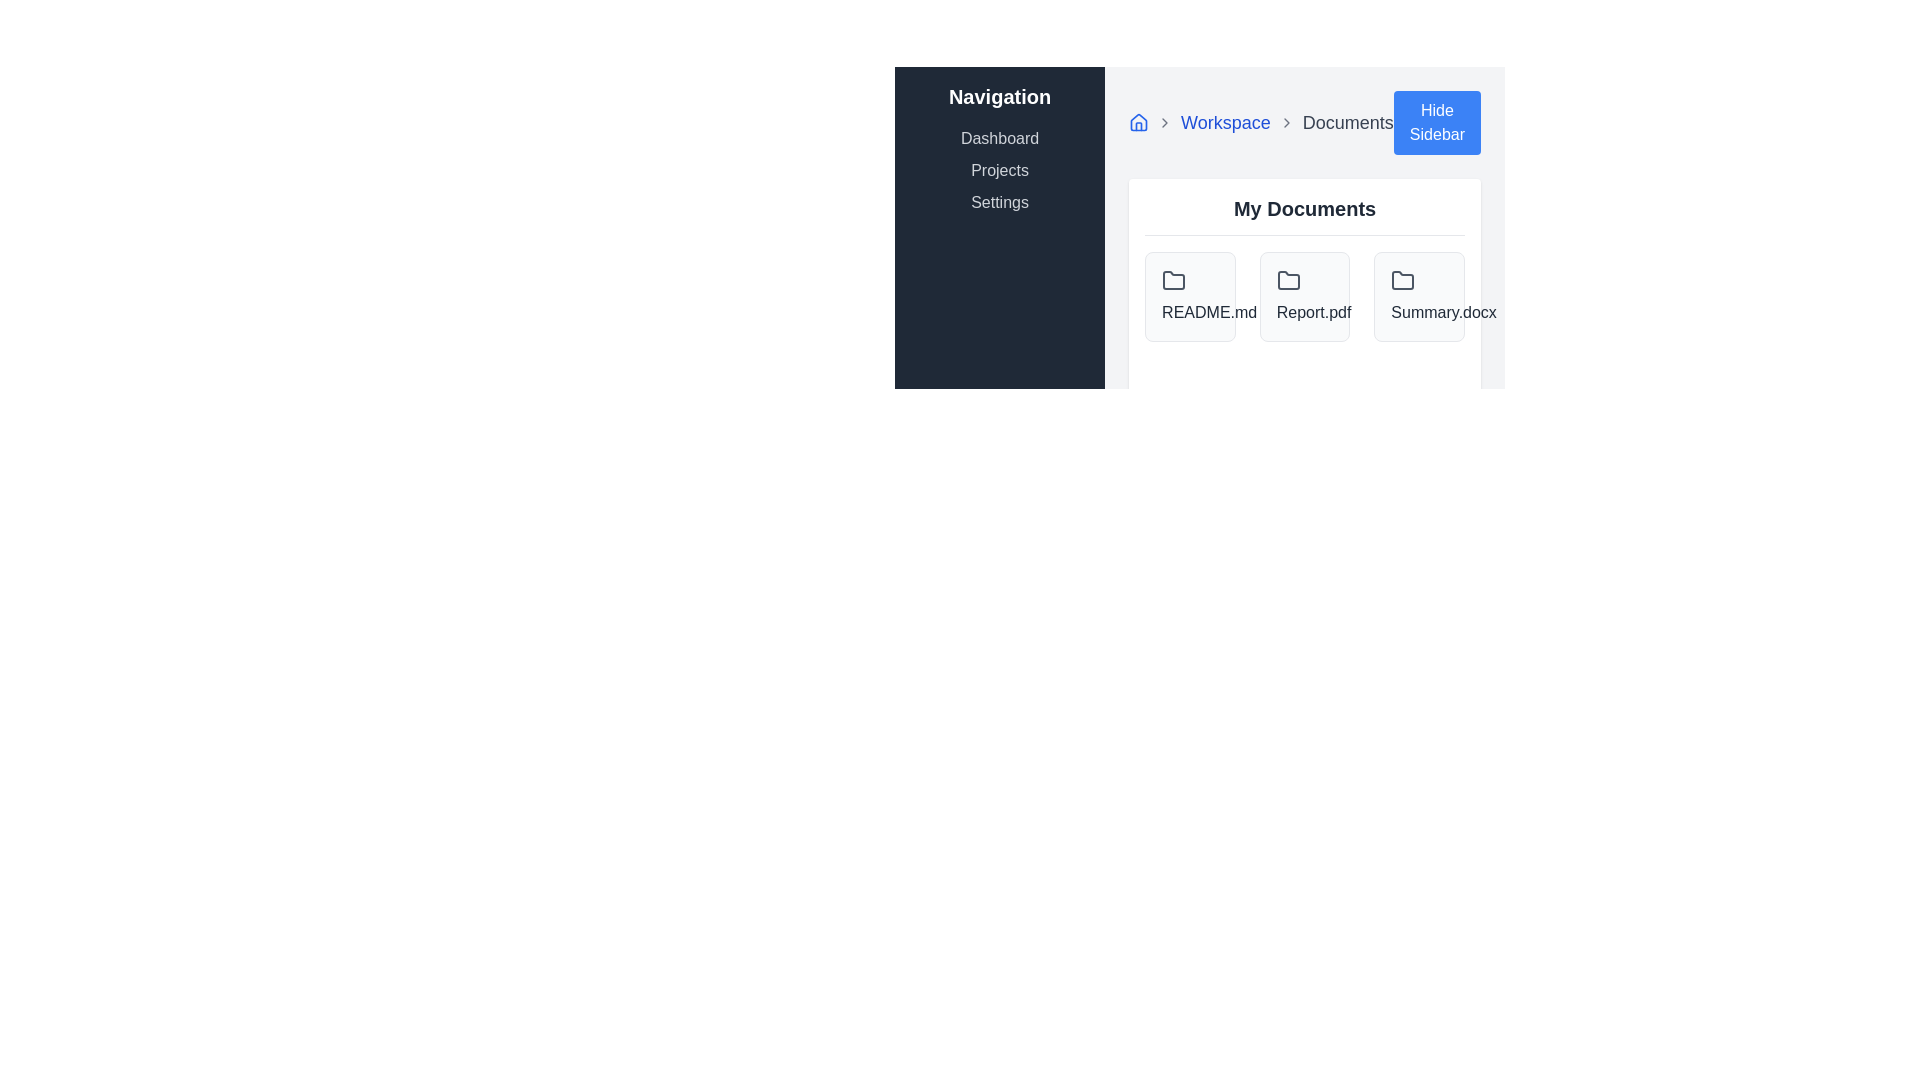  What do you see at coordinates (1305, 312) in the screenshot?
I see `the text label indicating the name of a file or folder located in the center of the second card under the 'My Documents' section` at bounding box center [1305, 312].